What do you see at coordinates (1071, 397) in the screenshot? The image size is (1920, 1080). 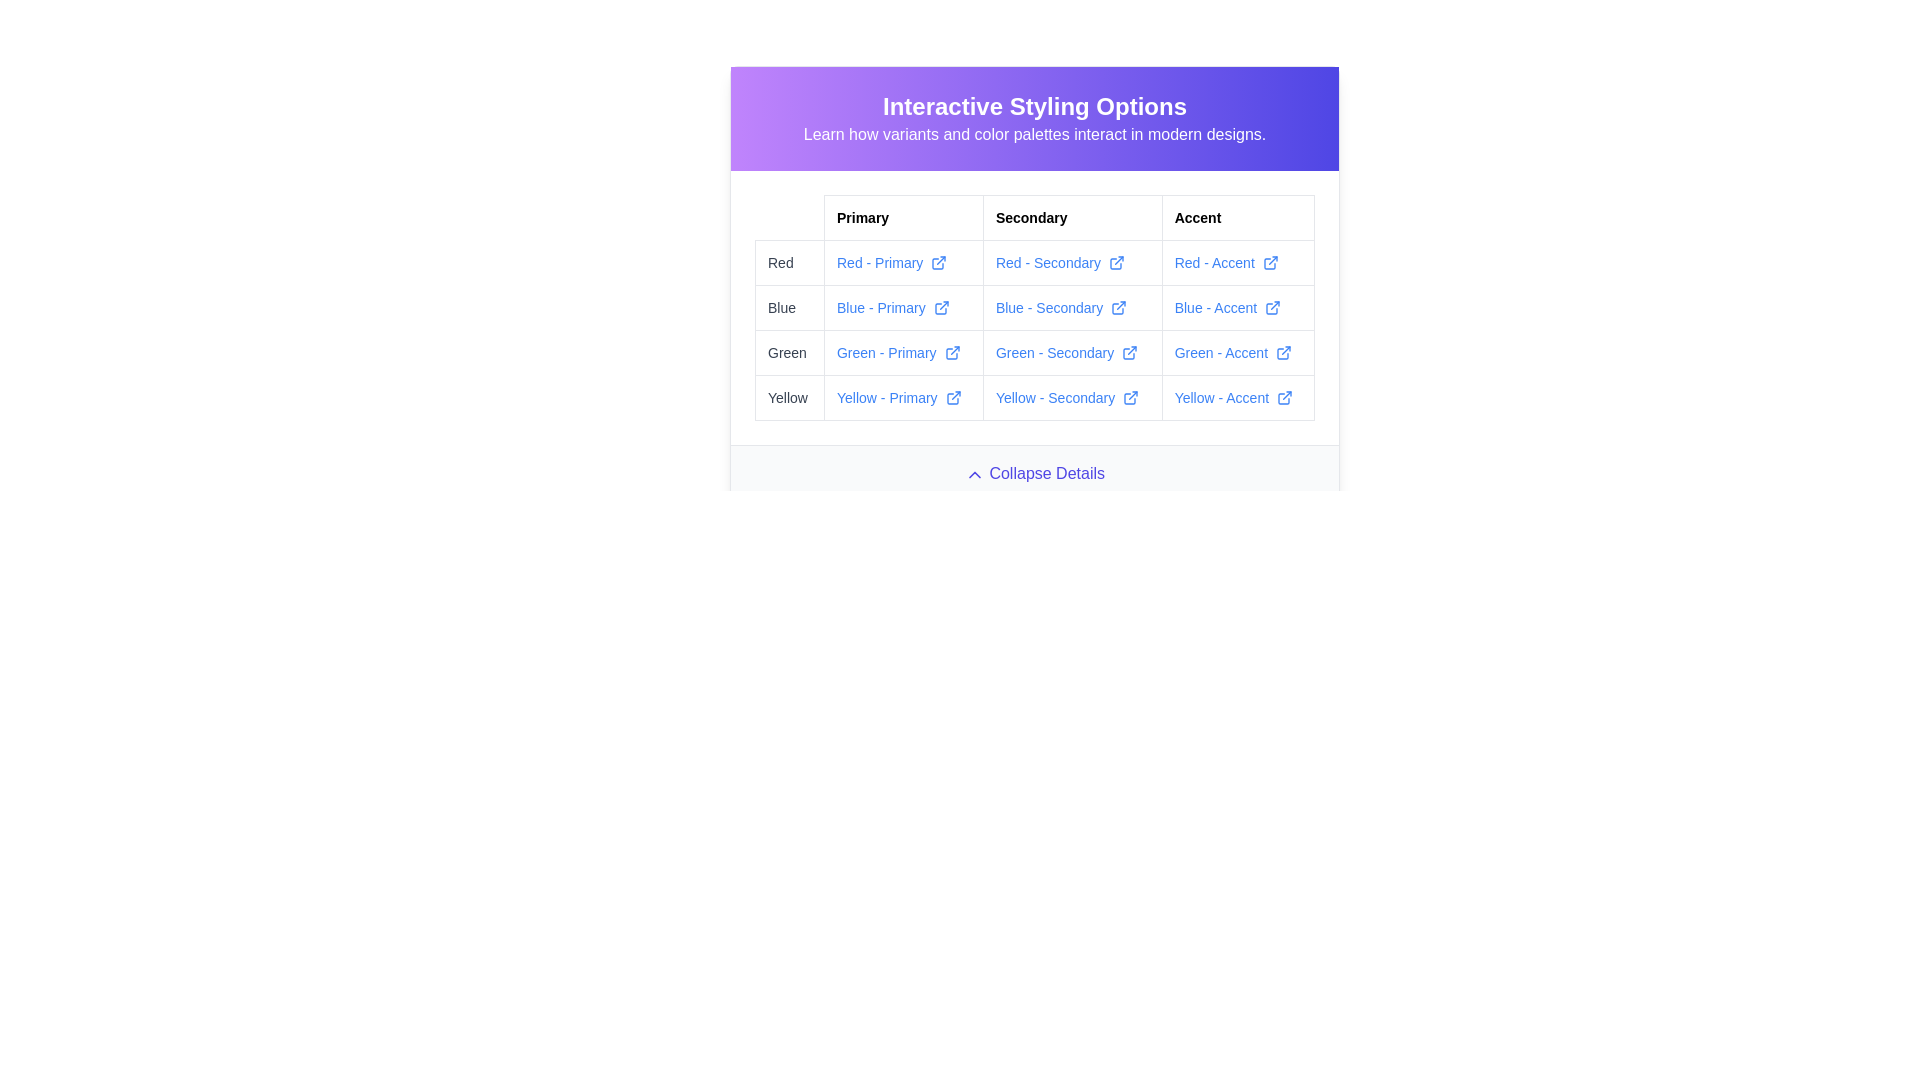 I see `the 'Yellow - Secondary' hyperlink with an external link icon` at bounding box center [1071, 397].